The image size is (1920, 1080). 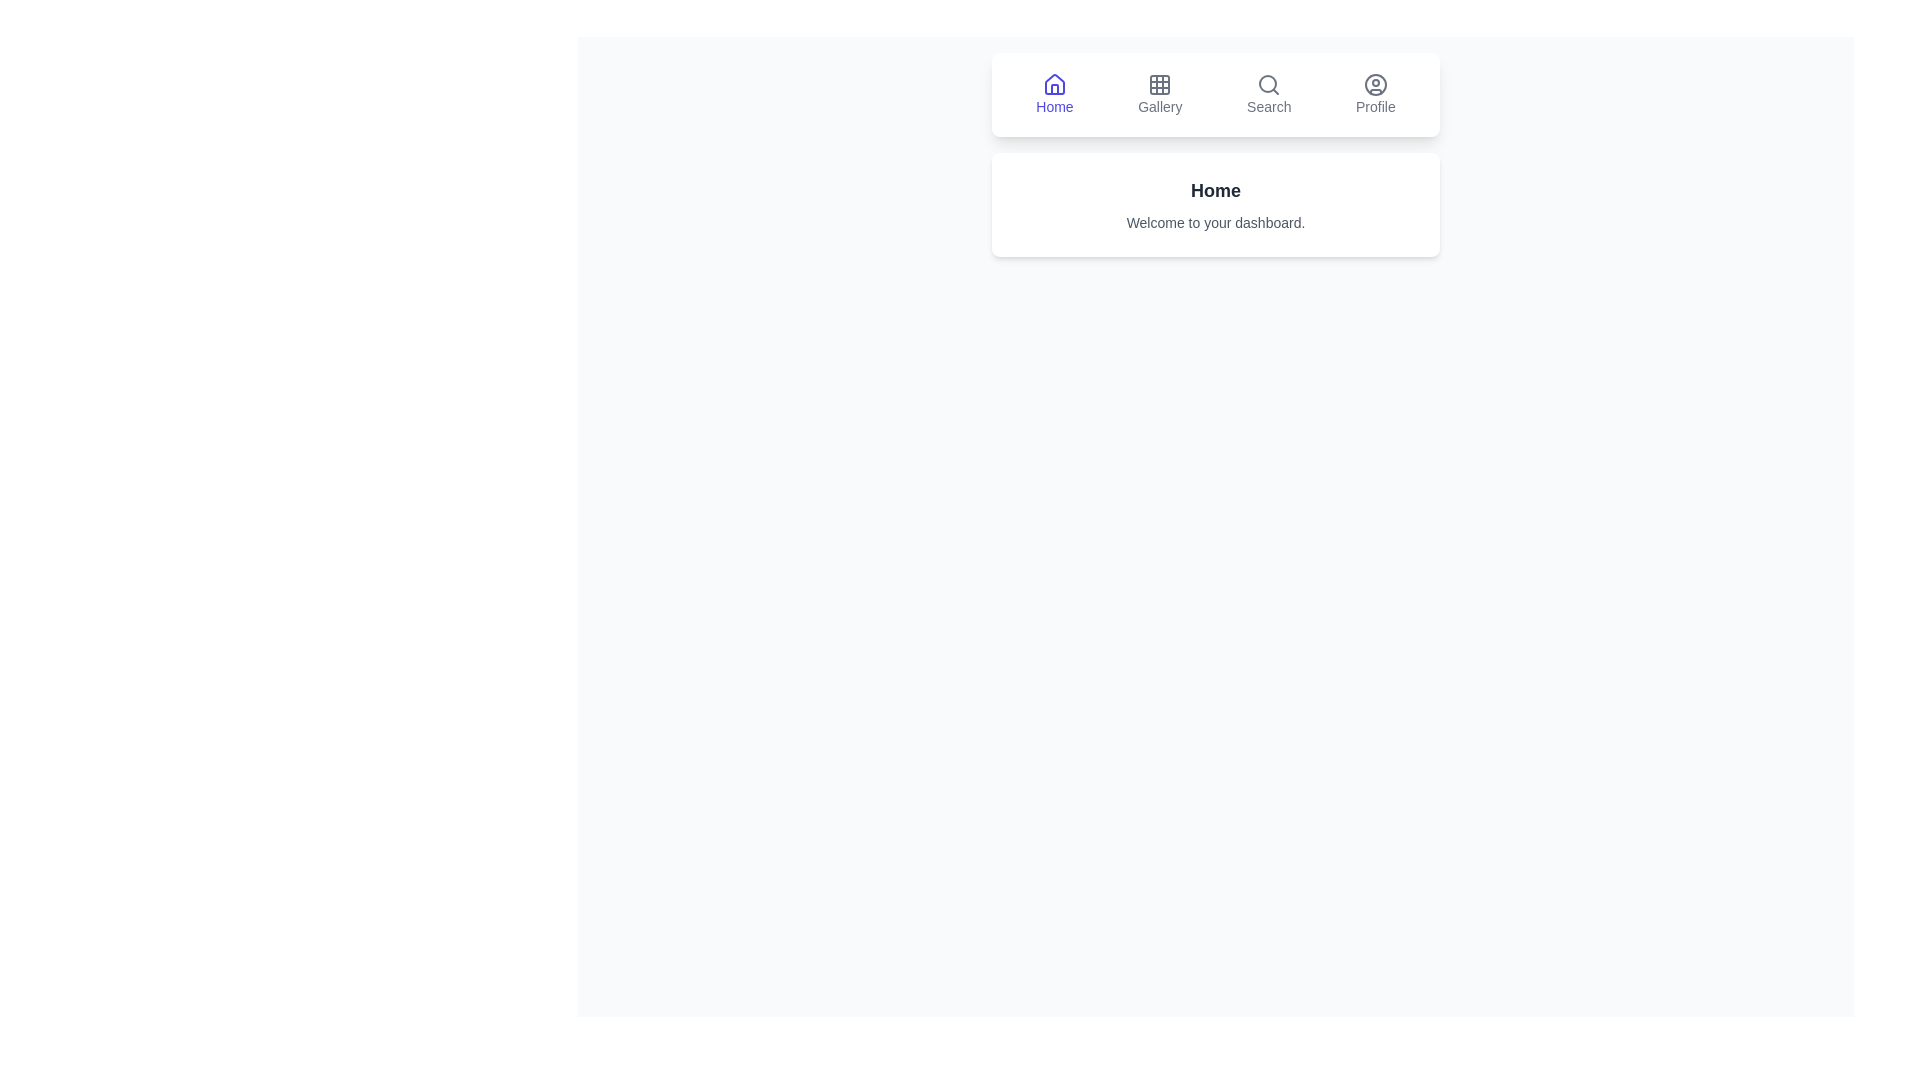 I want to click on the Search tab by clicking on its corresponding button, so click(x=1268, y=95).